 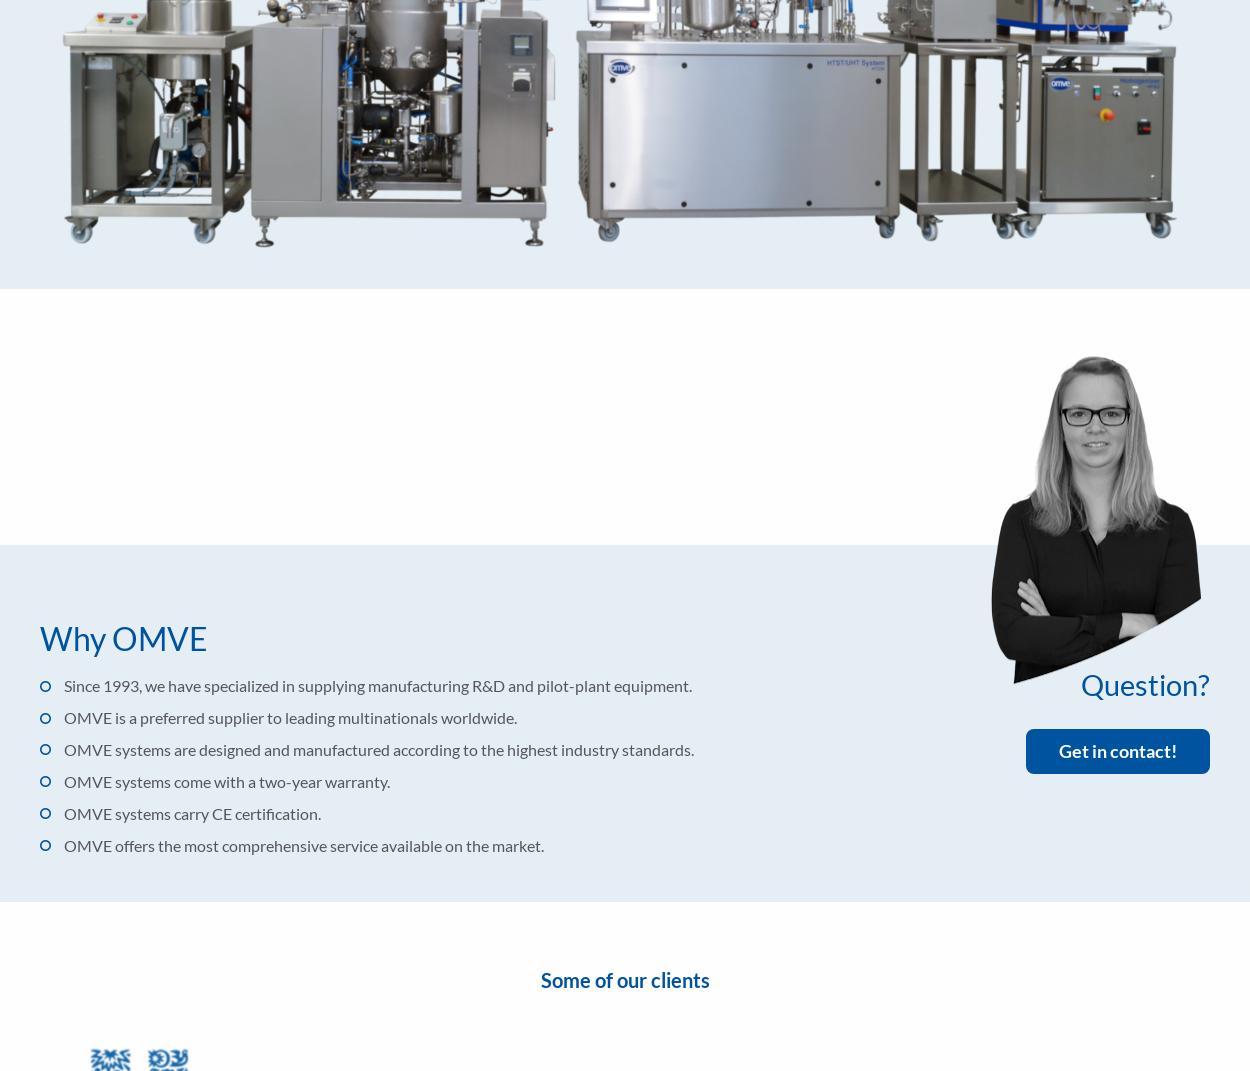 What do you see at coordinates (123, 636) in the screenshot?
I see `'Why OMVE'` at bounding box center [123, 636].